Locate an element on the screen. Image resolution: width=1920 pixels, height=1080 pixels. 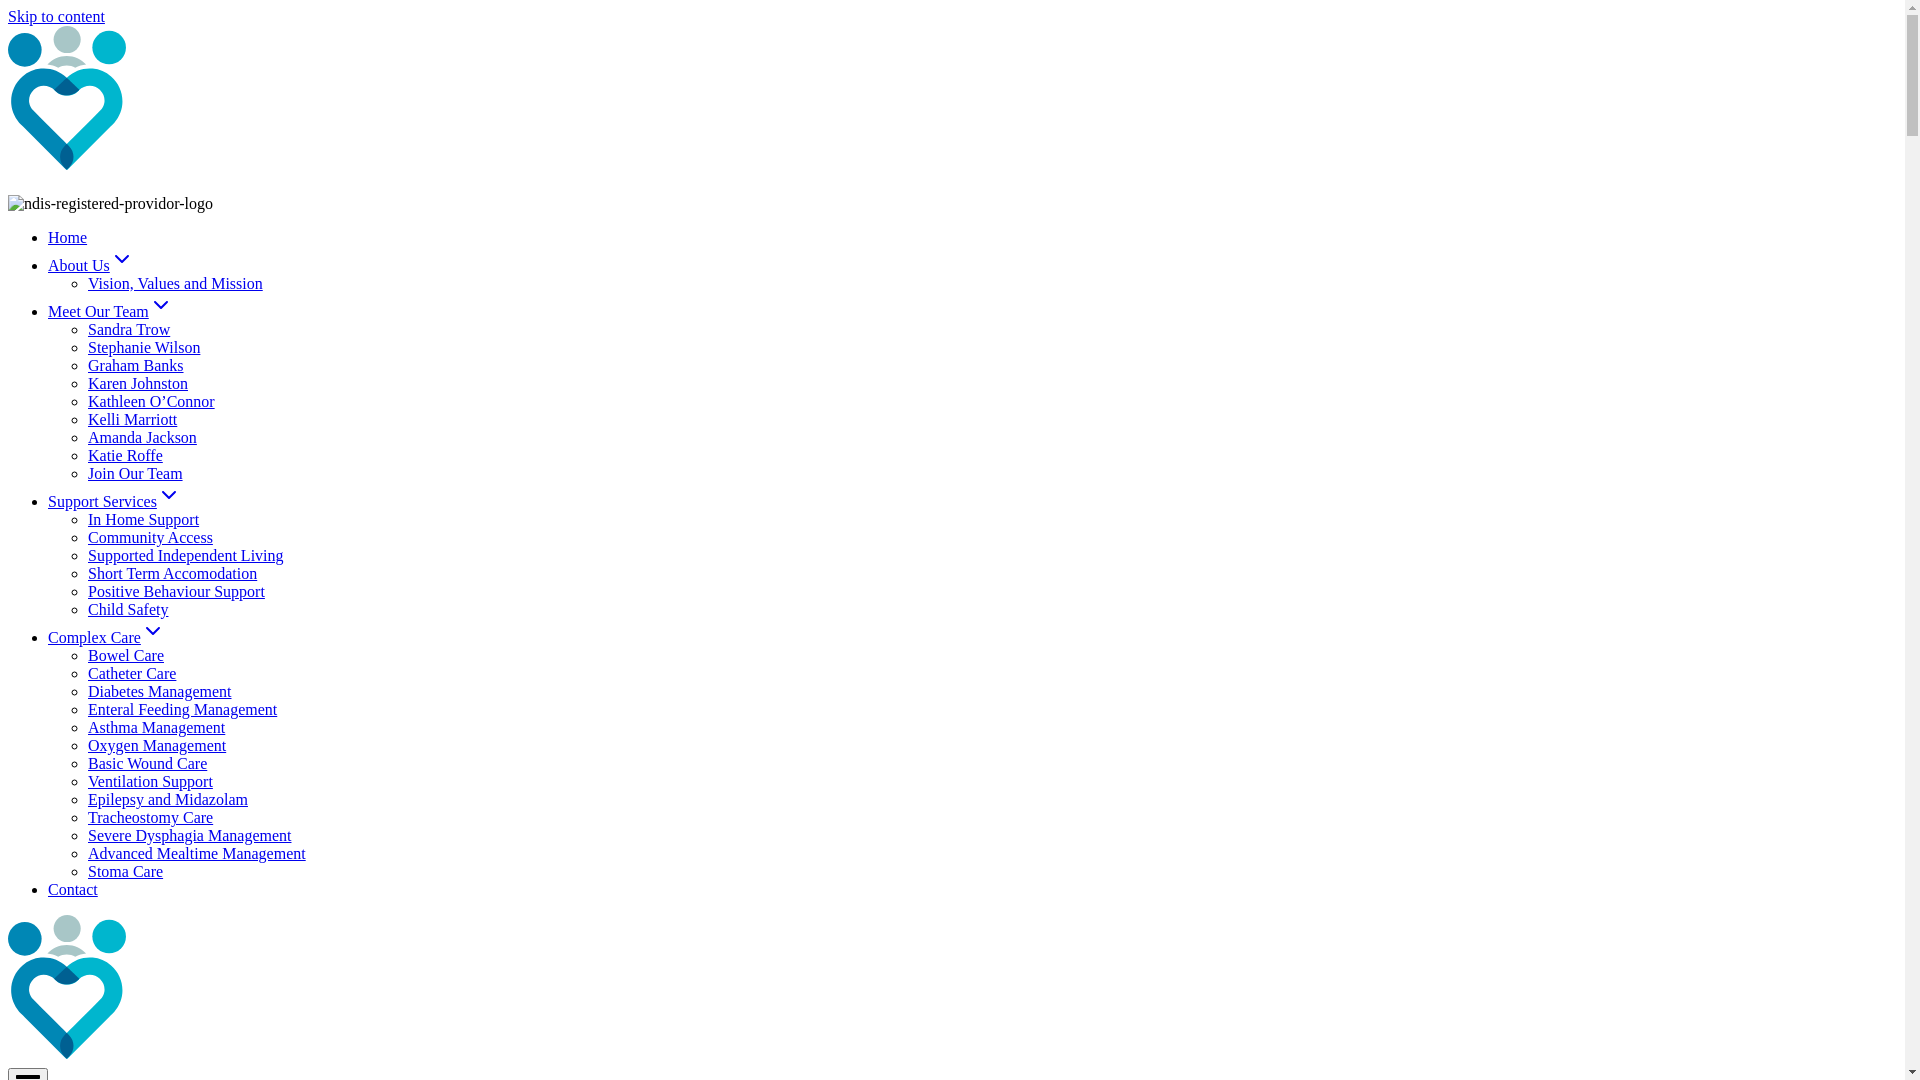
'Karen Johnston' is located at coordinates (137, 383).